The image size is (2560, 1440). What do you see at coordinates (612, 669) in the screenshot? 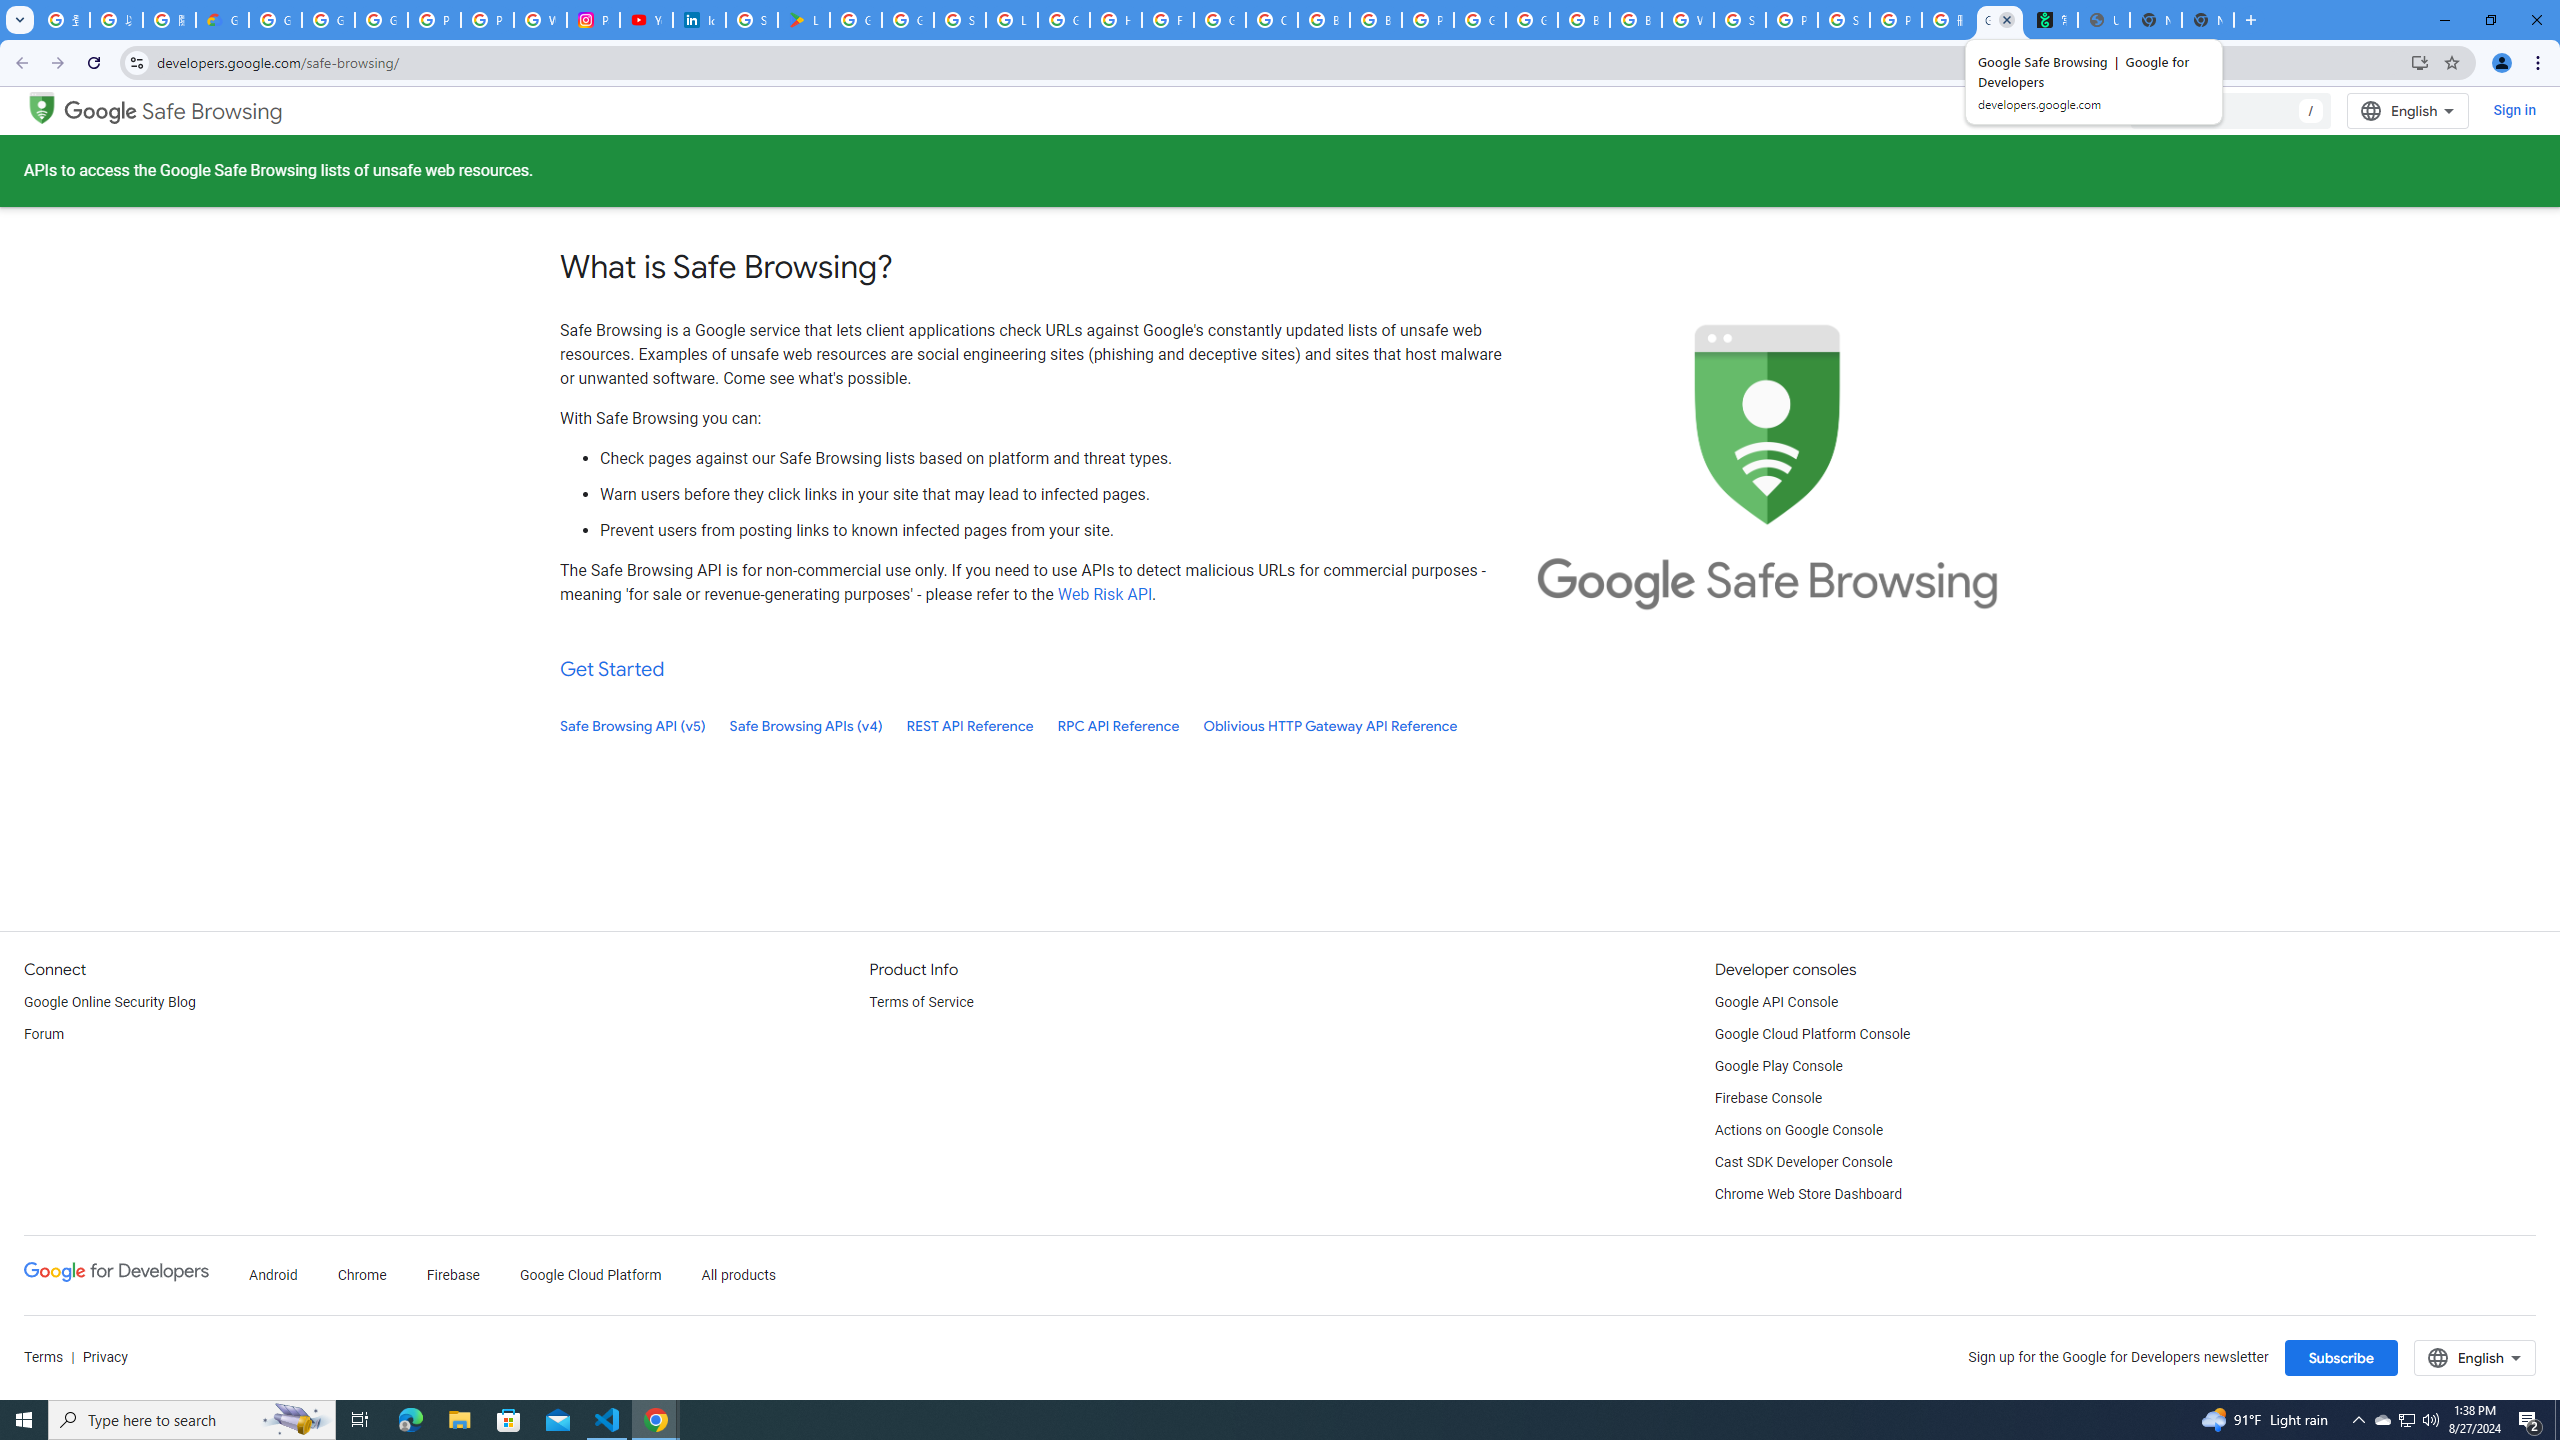
I see `'Get Started'` at bounding box center [612, 669].